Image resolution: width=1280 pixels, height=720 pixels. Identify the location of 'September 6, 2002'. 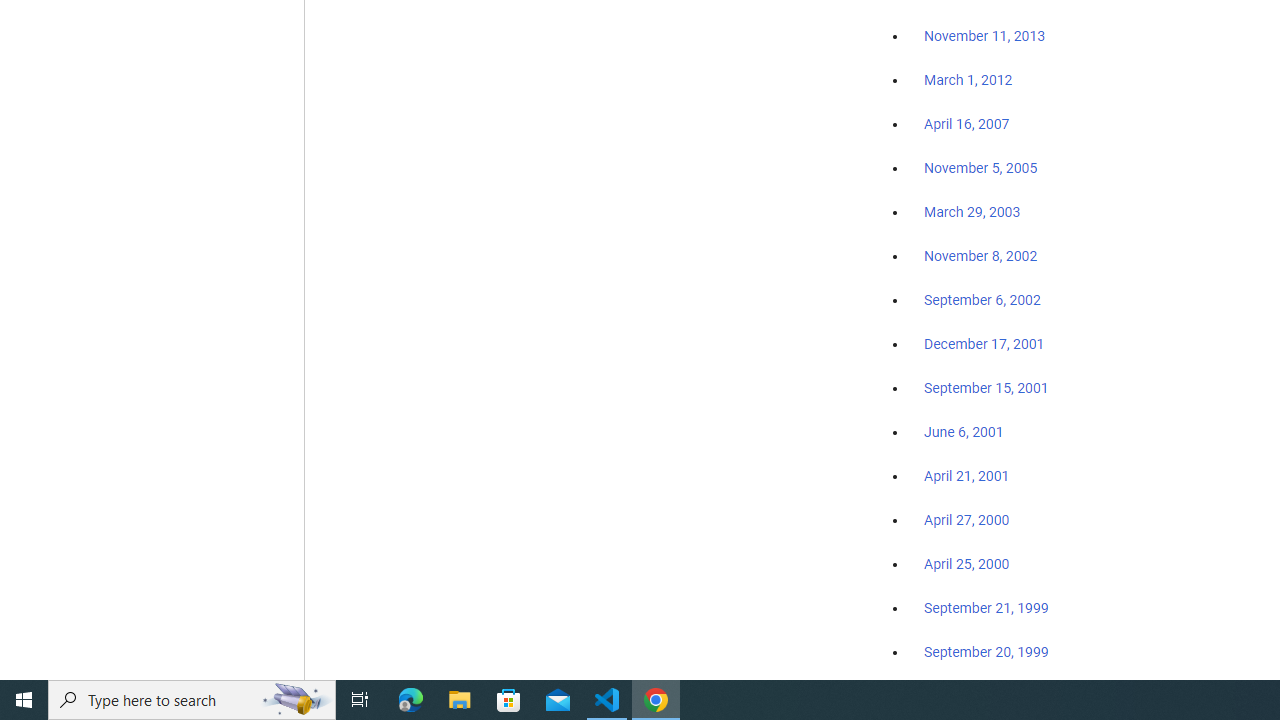
(982, 299).